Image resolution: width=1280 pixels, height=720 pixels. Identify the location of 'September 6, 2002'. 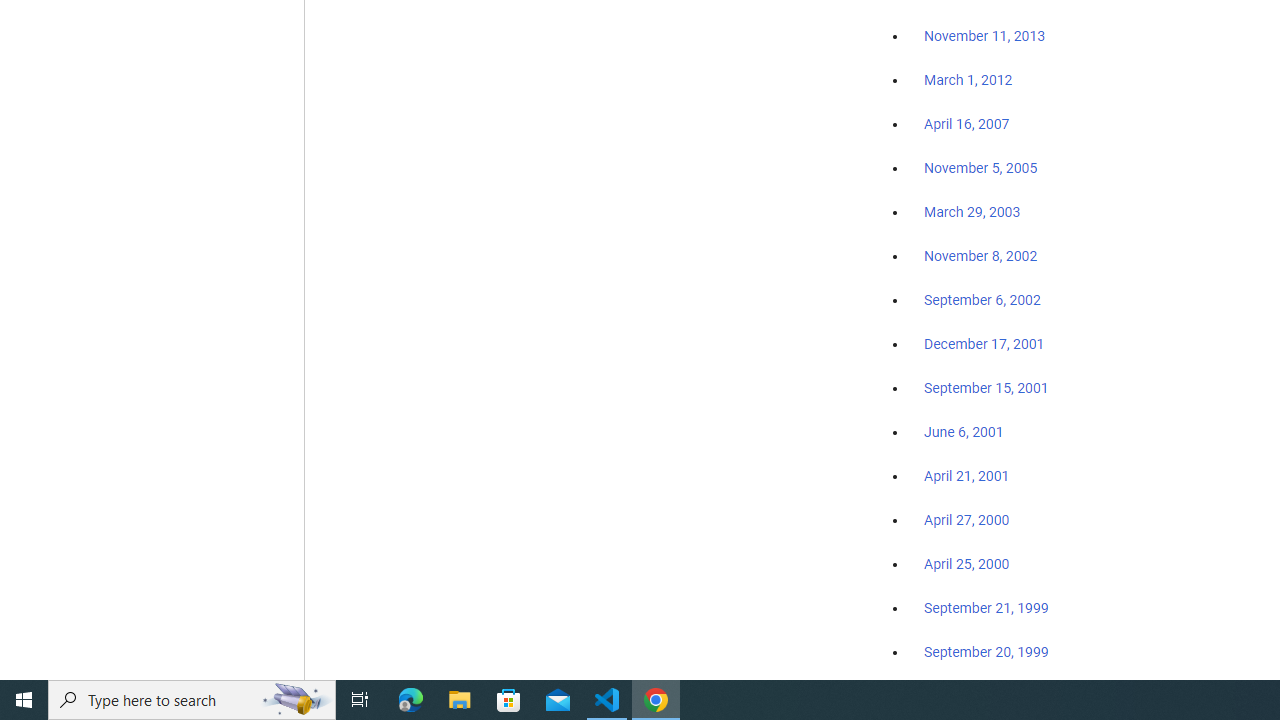
(982, 299).